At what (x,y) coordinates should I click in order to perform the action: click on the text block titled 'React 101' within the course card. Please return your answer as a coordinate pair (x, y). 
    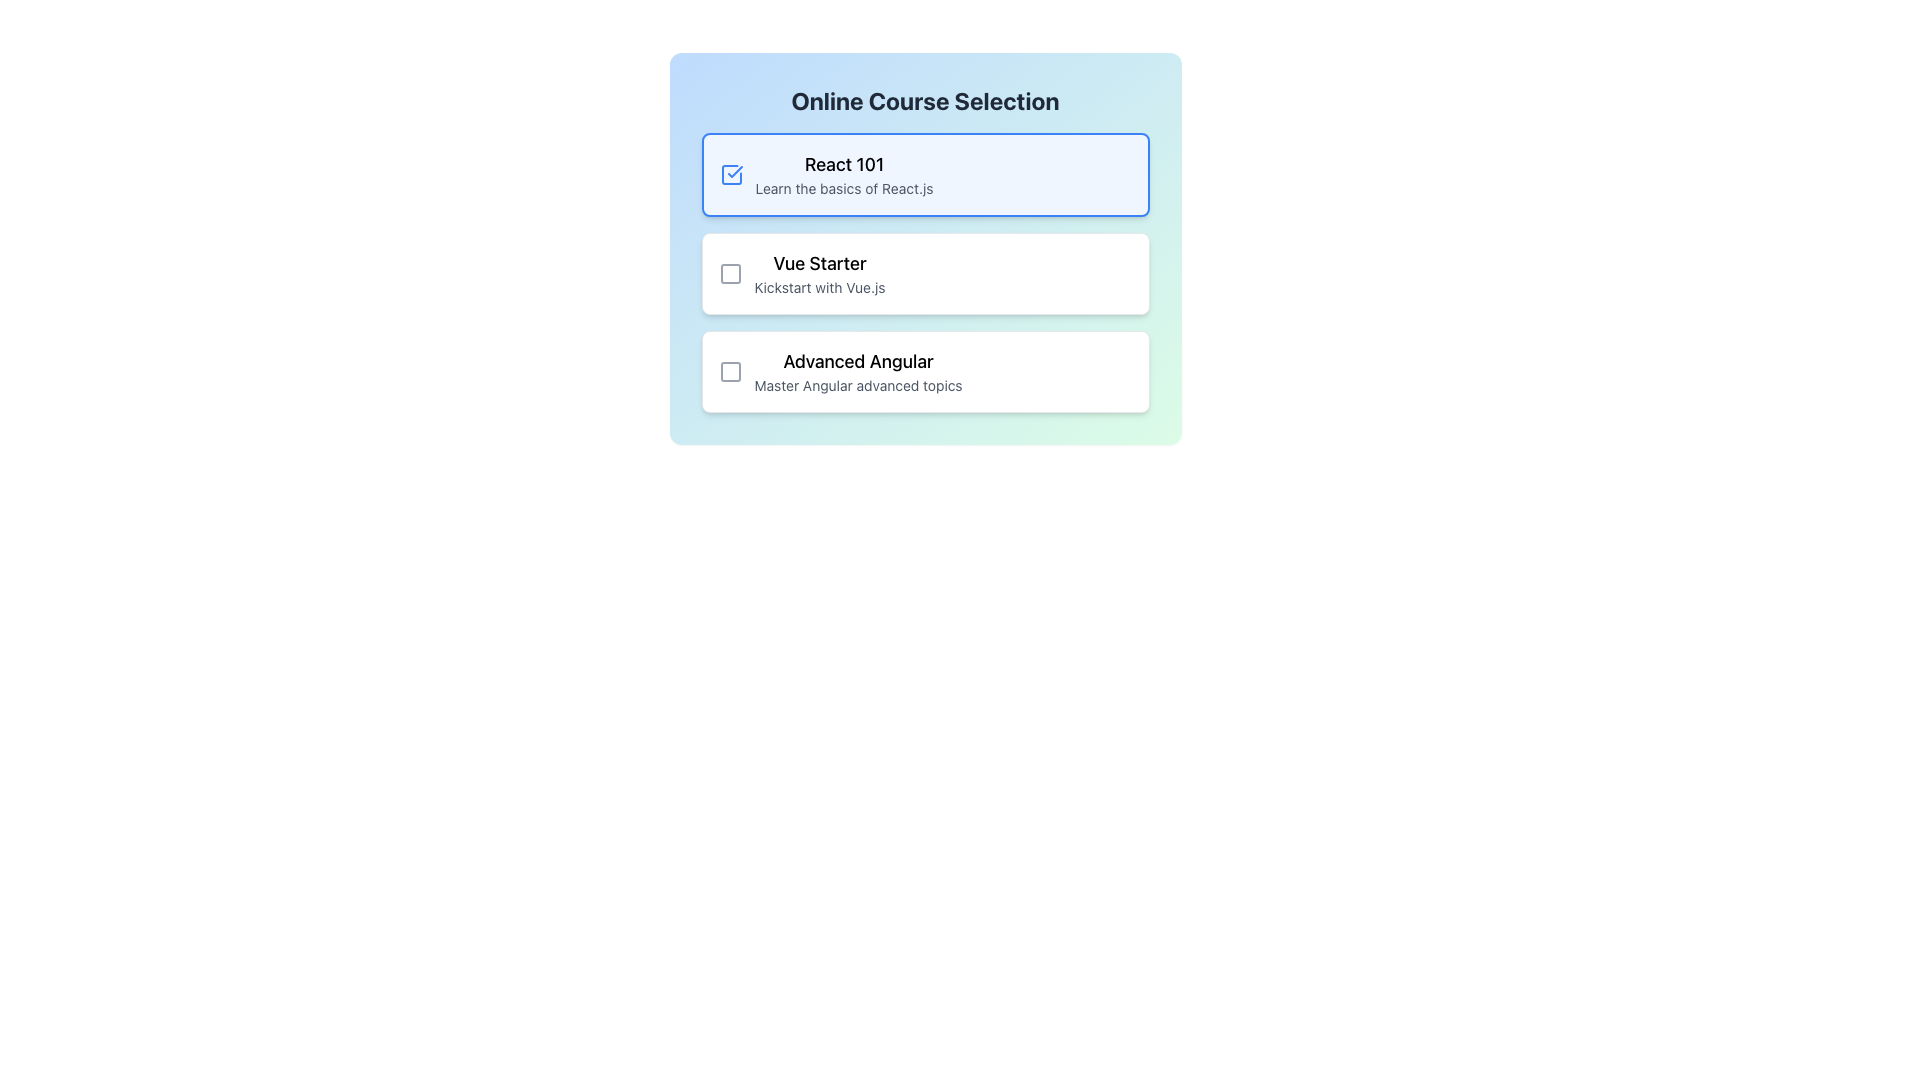
    Looking at the image, I should click on (826, 173).